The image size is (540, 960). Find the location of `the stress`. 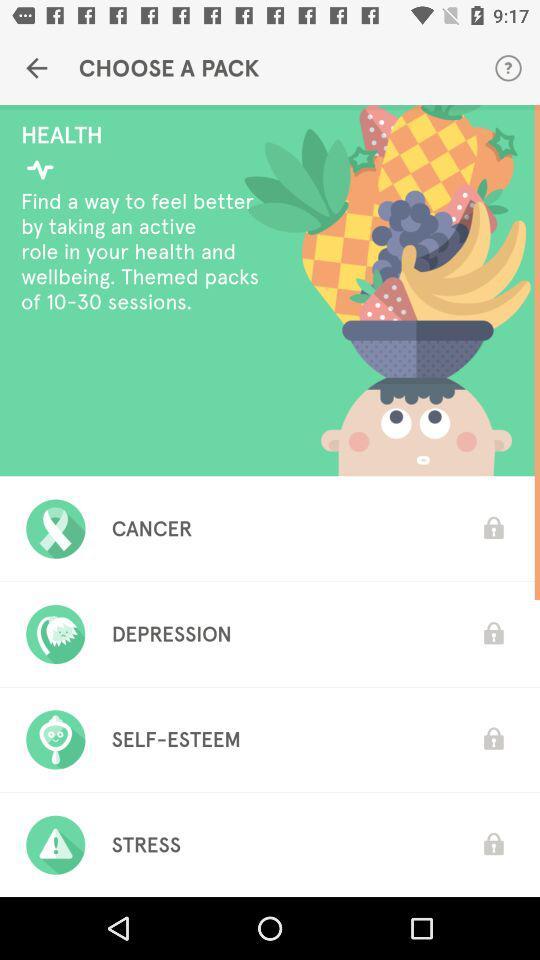

the stress is located at coordinates (145, 844).